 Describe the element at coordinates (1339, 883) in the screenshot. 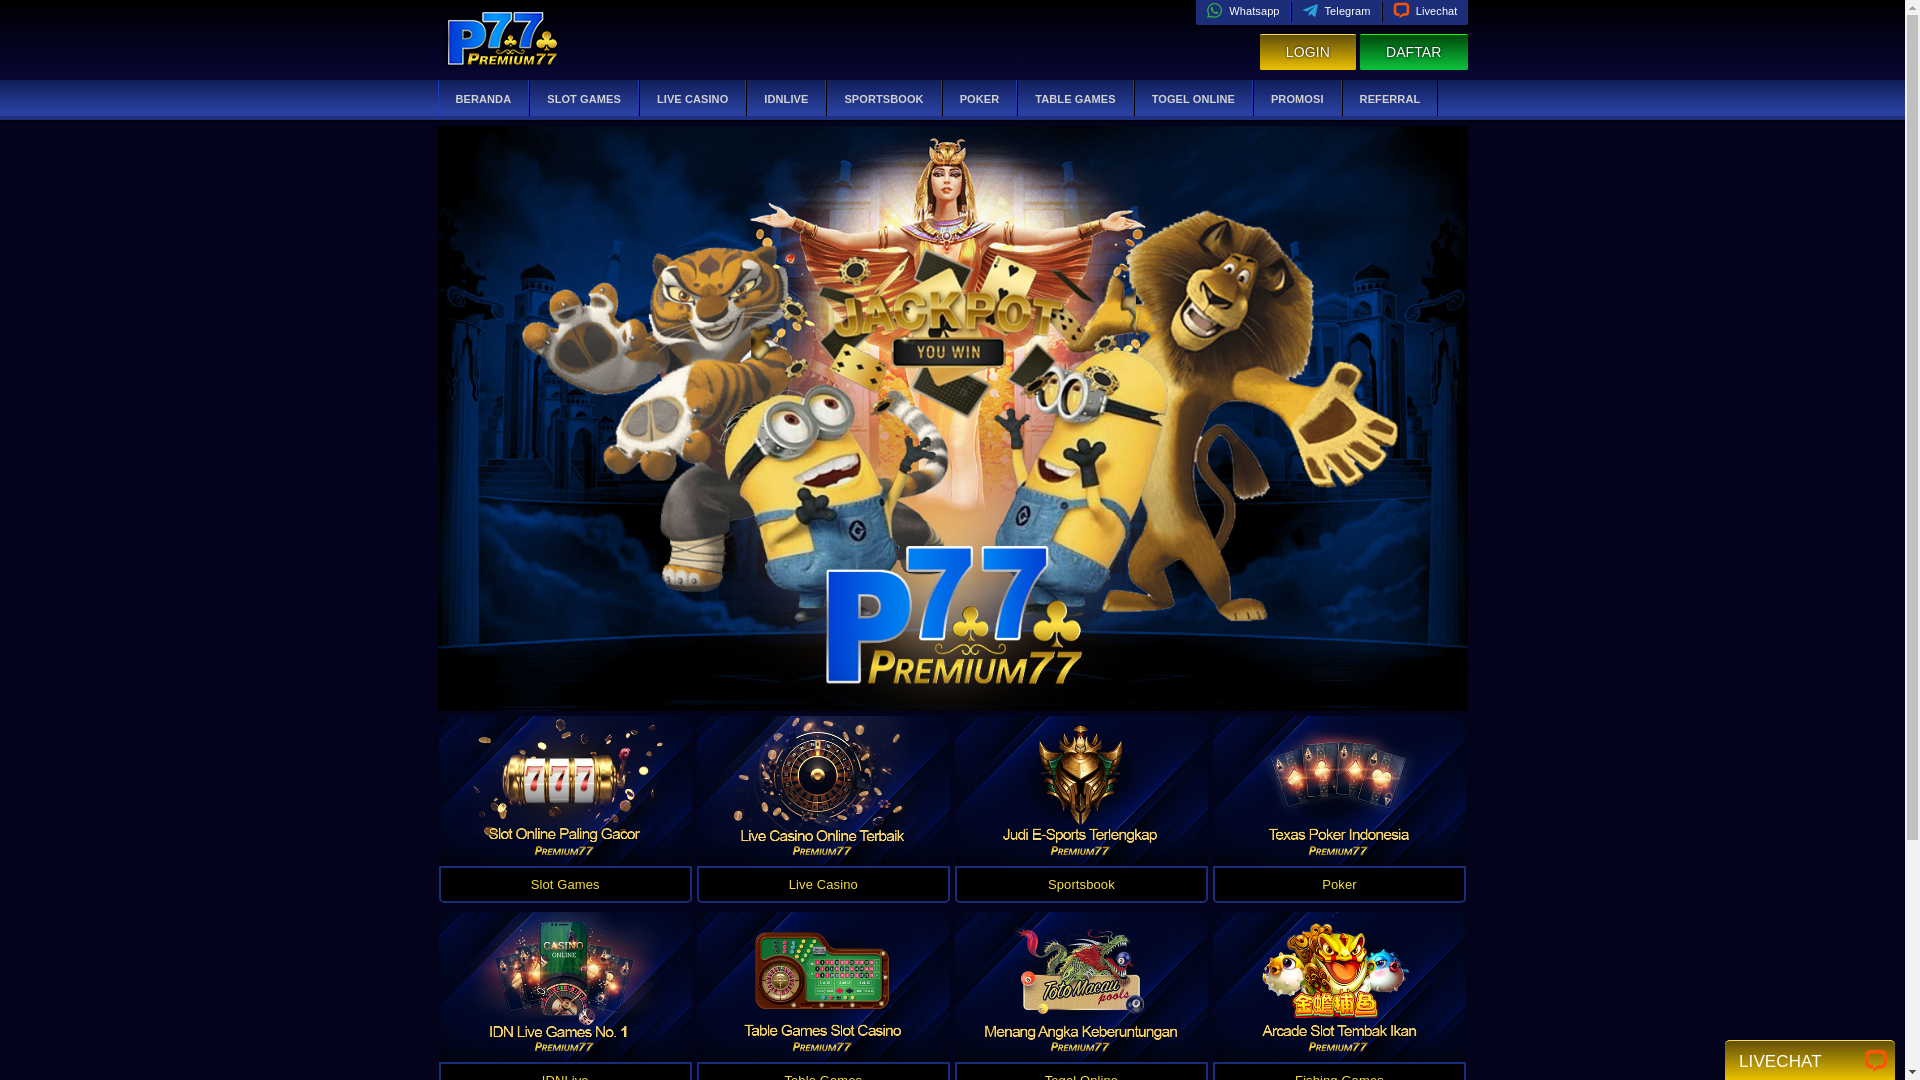

I see `'Poker'` at that location.